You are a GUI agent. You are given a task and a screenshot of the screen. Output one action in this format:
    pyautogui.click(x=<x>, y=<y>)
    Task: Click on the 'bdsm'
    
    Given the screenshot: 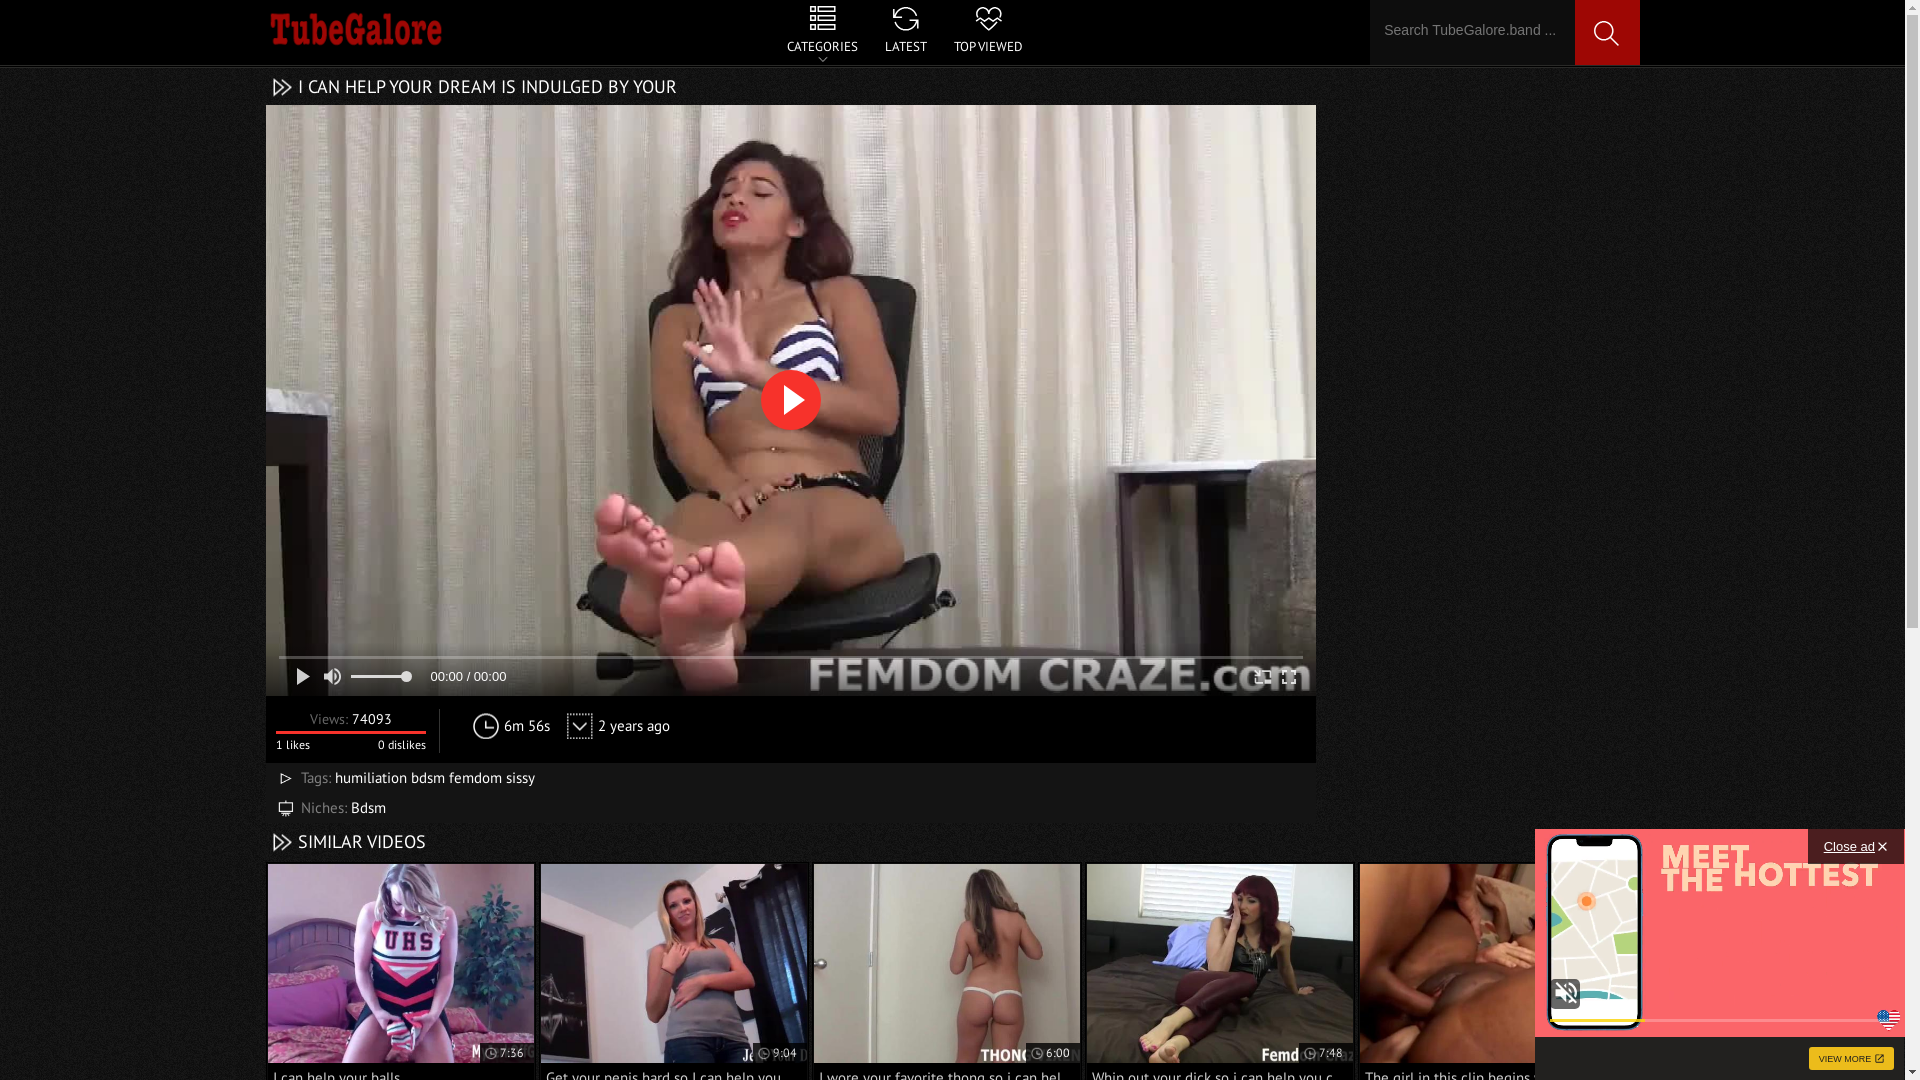 What is the action you would take?
    pyautogui.click(x=426, y=776)
    